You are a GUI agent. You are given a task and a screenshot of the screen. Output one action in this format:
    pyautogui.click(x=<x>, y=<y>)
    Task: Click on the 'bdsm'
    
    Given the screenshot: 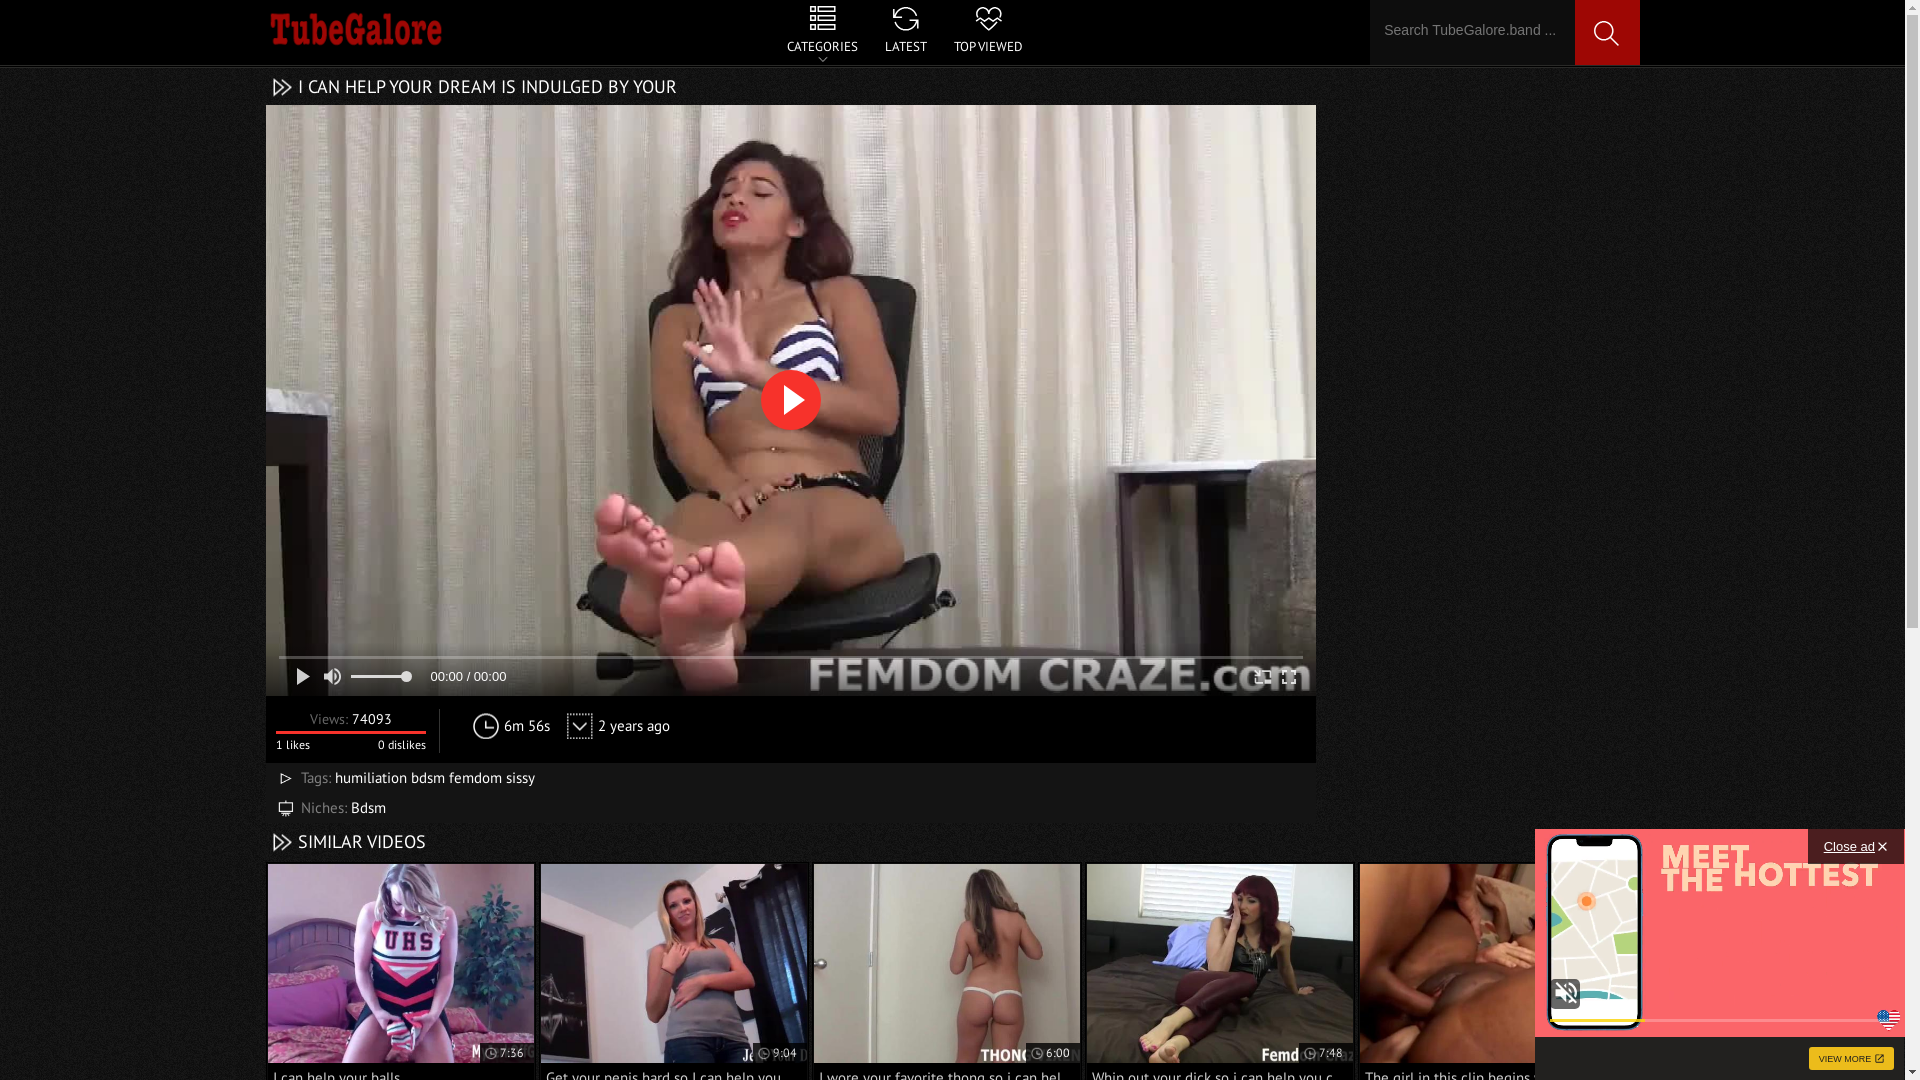 What is the action you would take?
    pyautogui.click(x=426, y=776)
    